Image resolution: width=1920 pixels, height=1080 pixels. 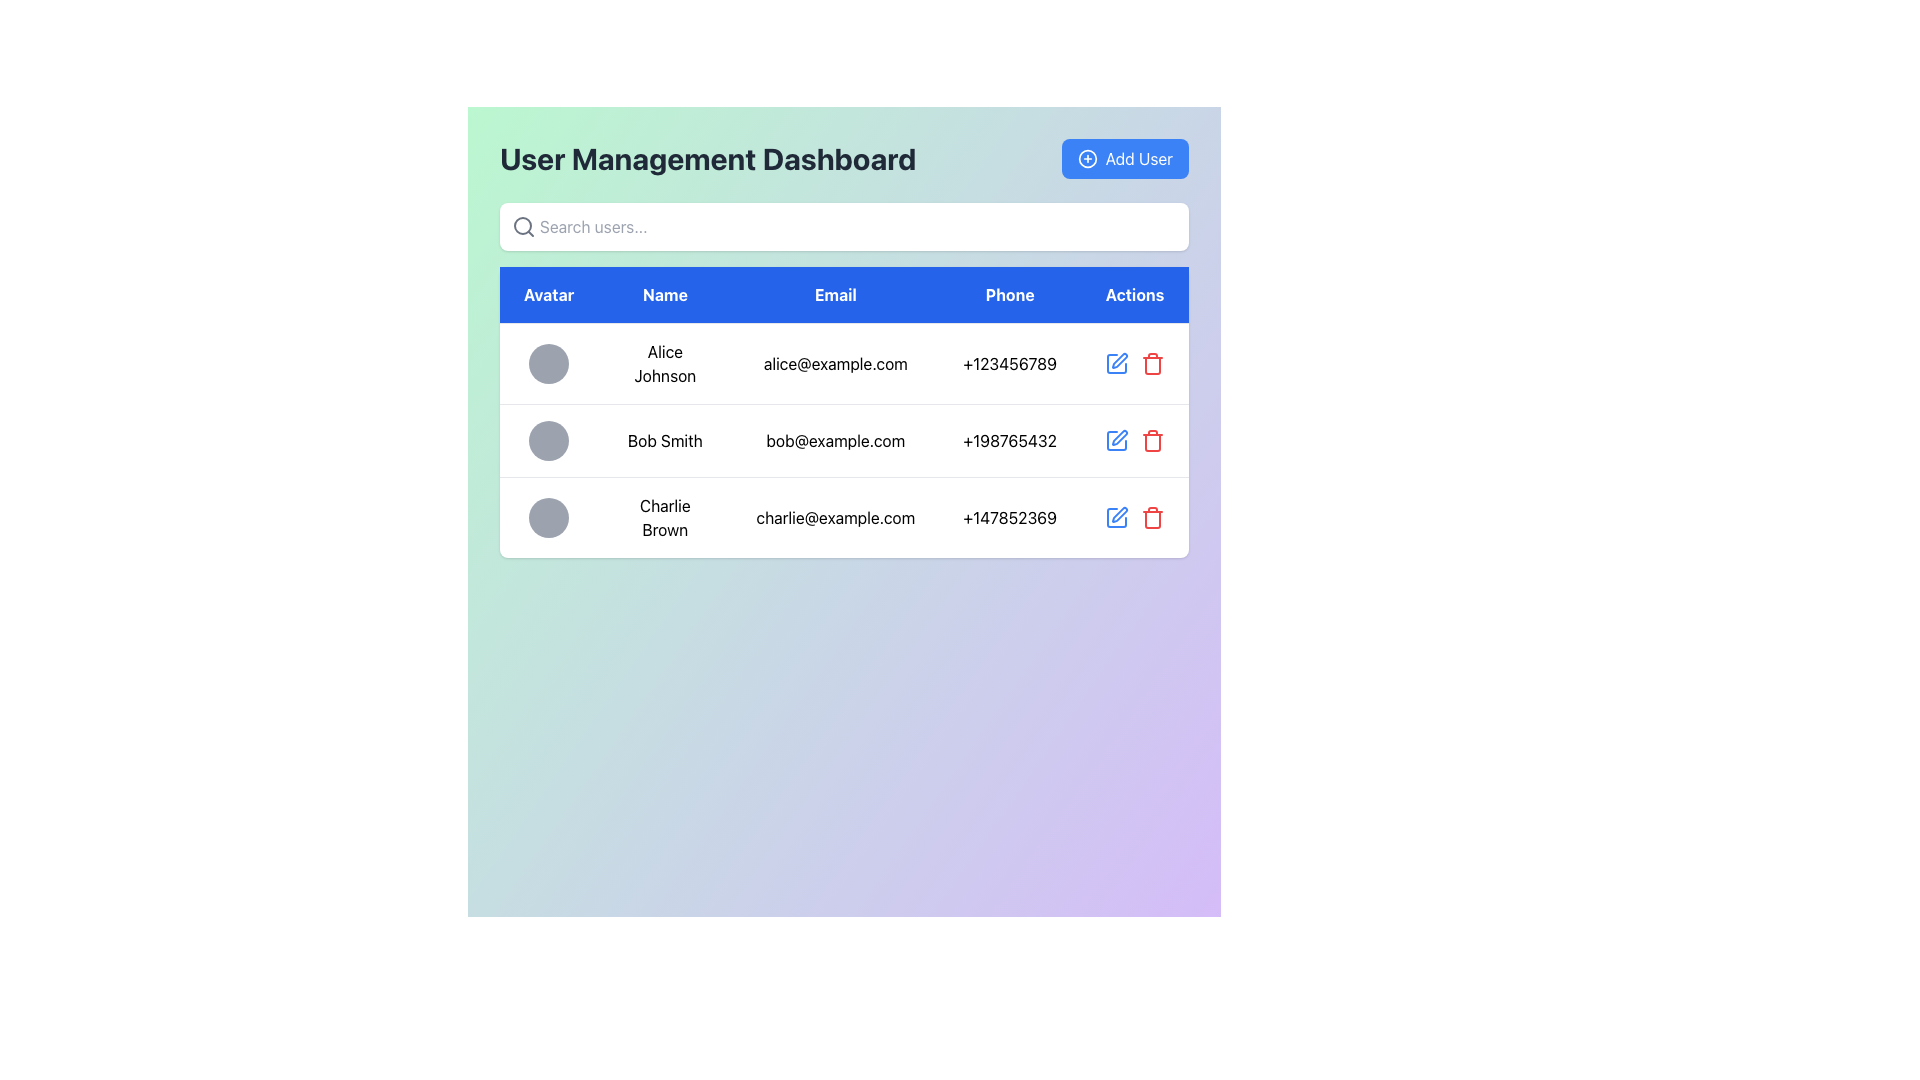 I want to click on email displayed in the third row of the table under the 'Email' column, which shows 'charlie@example.com', so click(x=835, y=516).